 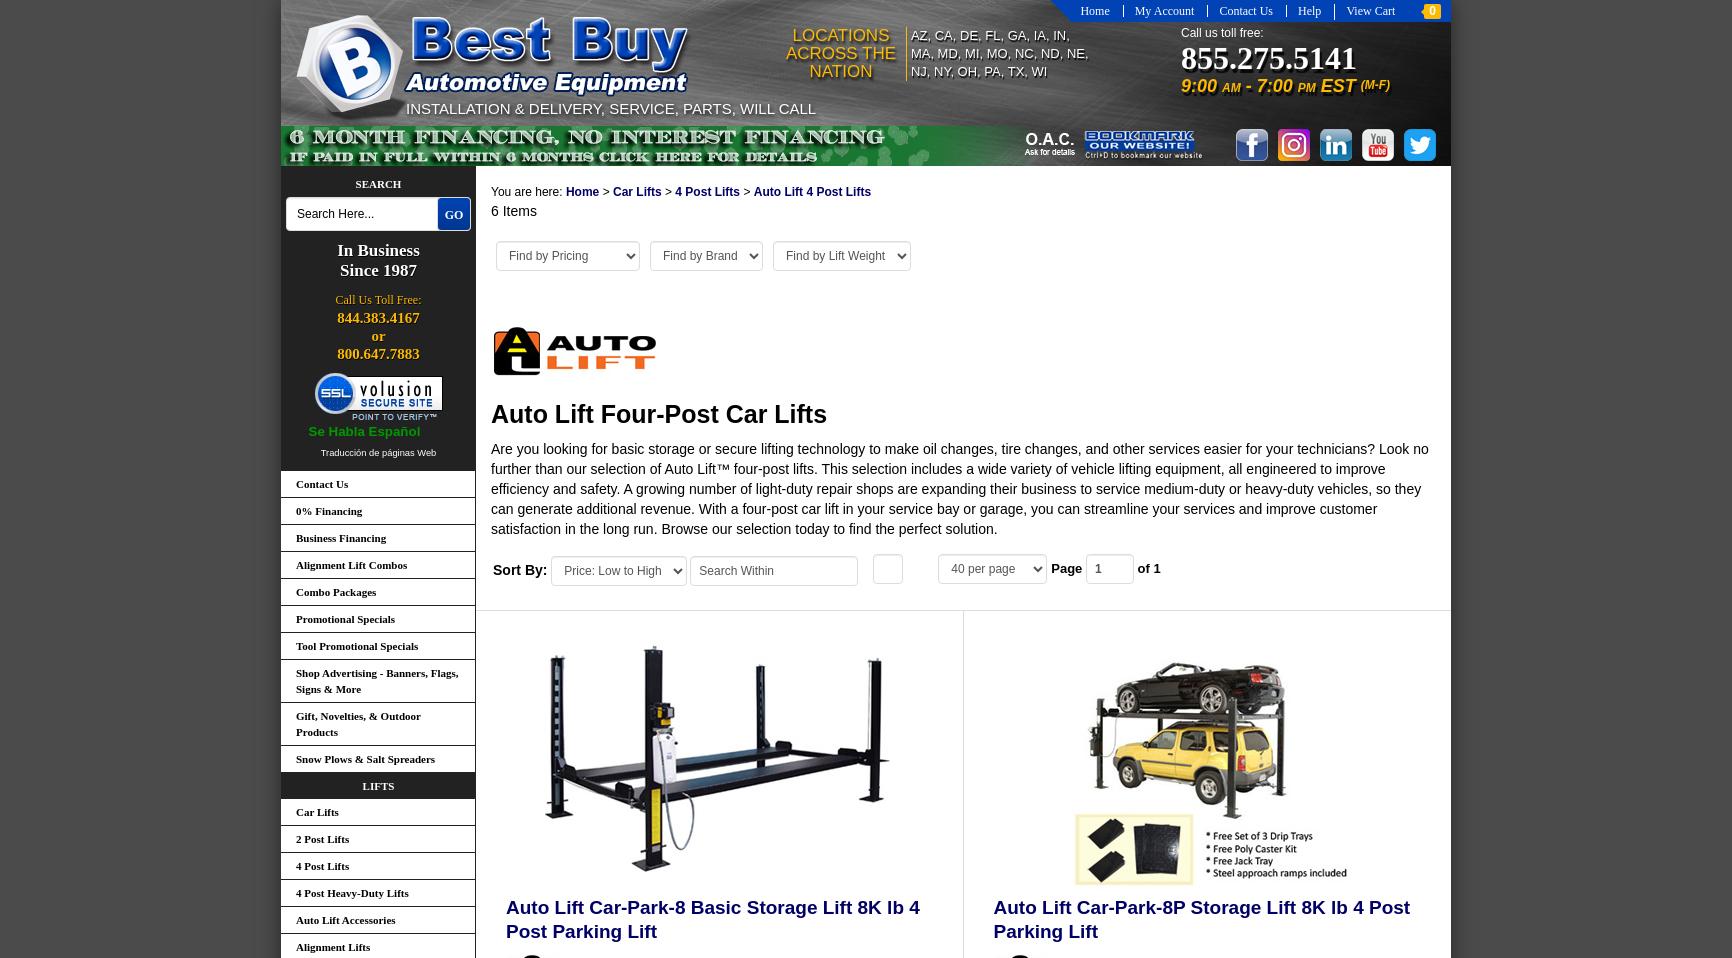 What do you see at coordinates (376, 300) in the screenshot?
I see `'Call Us Toll Free:'` at bounding box center [376, 300].